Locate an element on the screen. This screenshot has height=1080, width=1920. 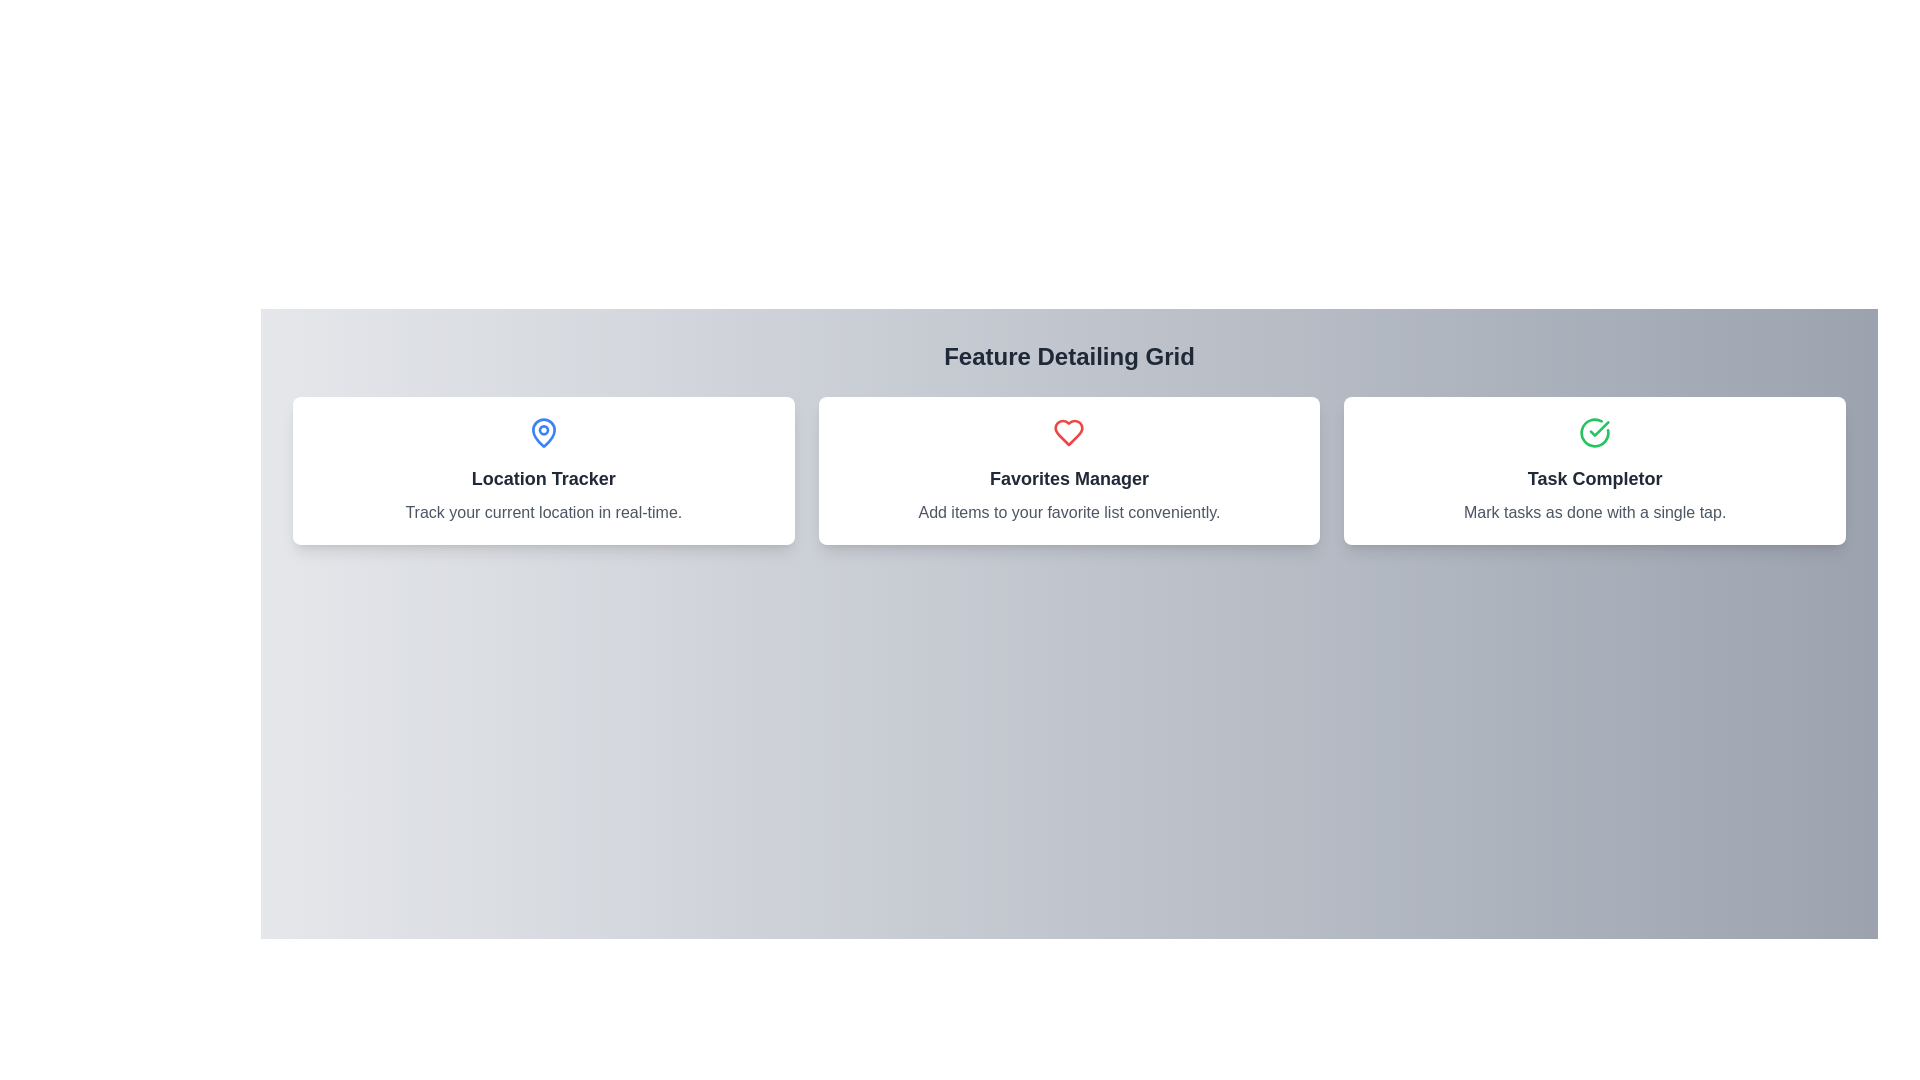
the 'Task Completor' feature overview card, which is visually distinct with a white background, rounded corners, and a green checkmark icon at the top is located at coordinates (1594, 470).